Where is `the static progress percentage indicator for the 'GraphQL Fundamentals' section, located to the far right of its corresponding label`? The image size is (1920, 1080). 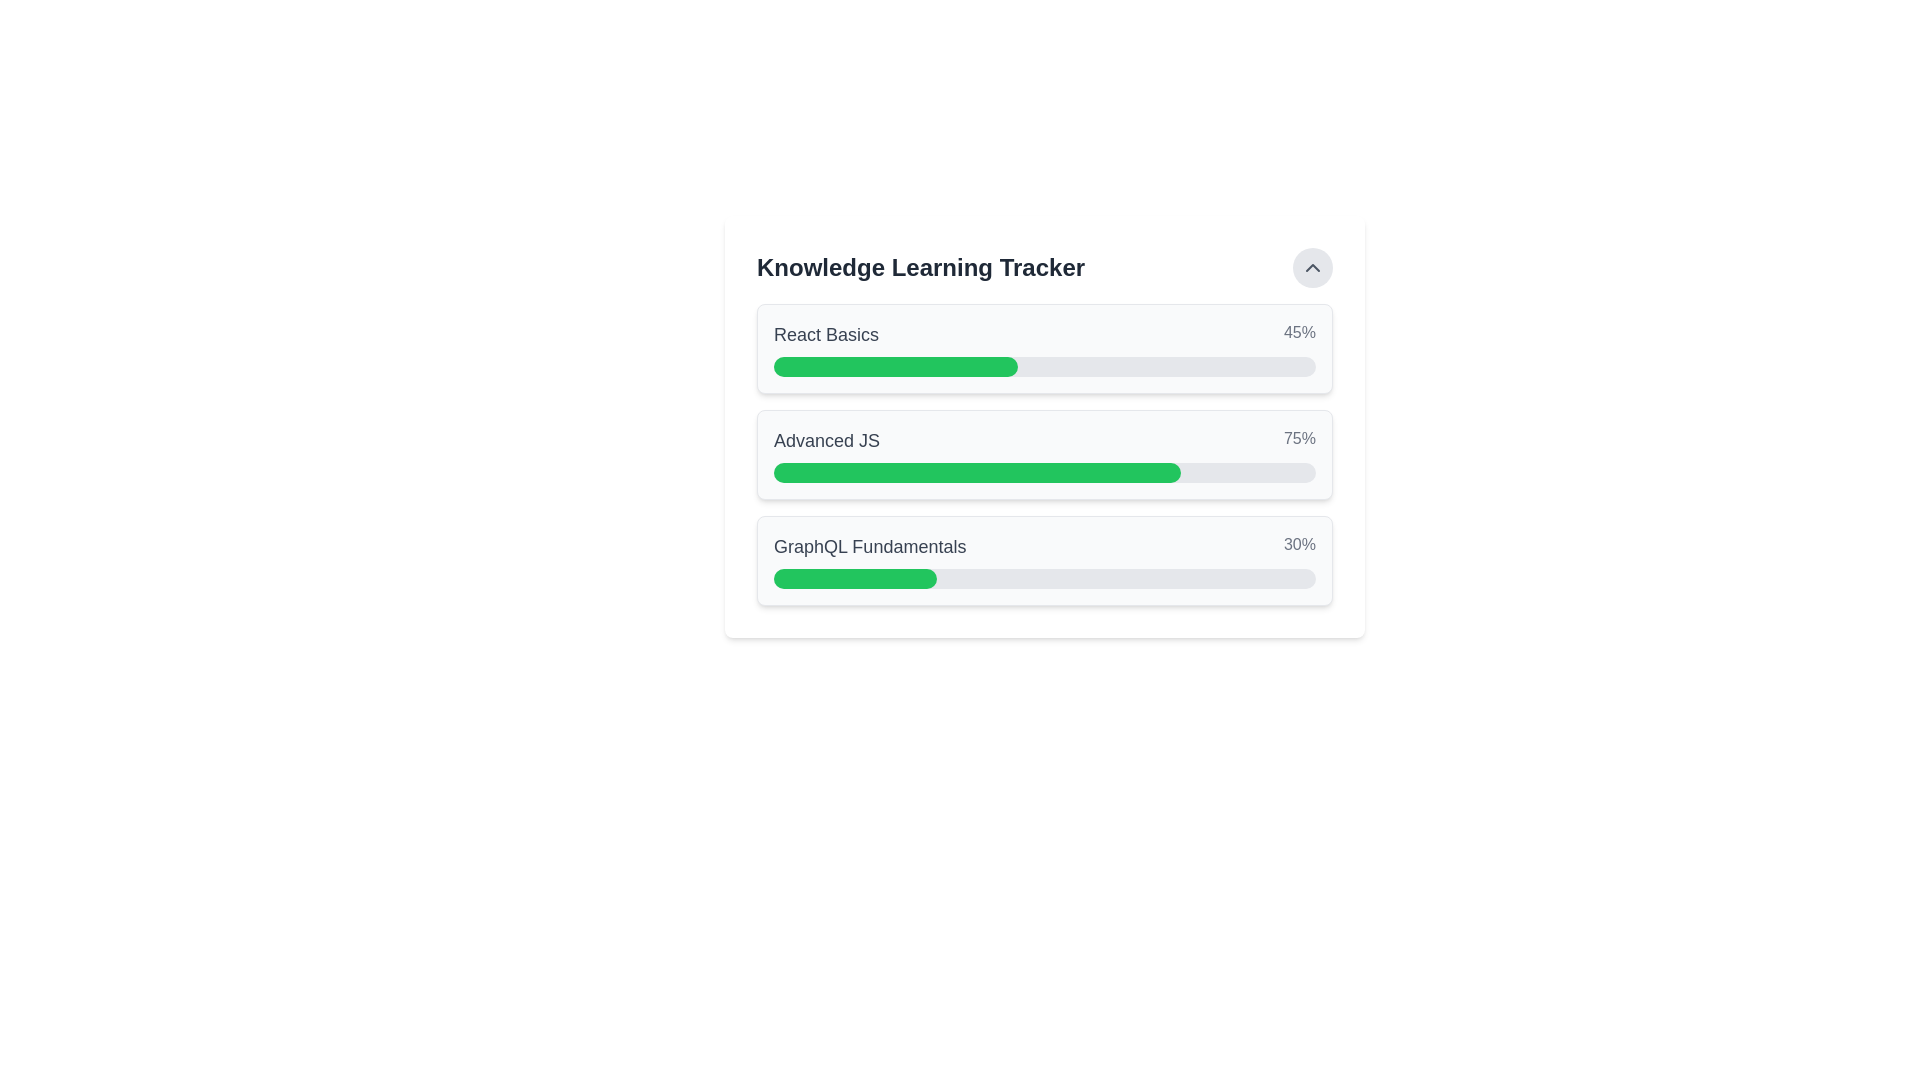
the static progress percentage indicator for the 'GraphQL Fundamentals' section, located to the far right of its corresponding label is located at coordinates (1300, 547).